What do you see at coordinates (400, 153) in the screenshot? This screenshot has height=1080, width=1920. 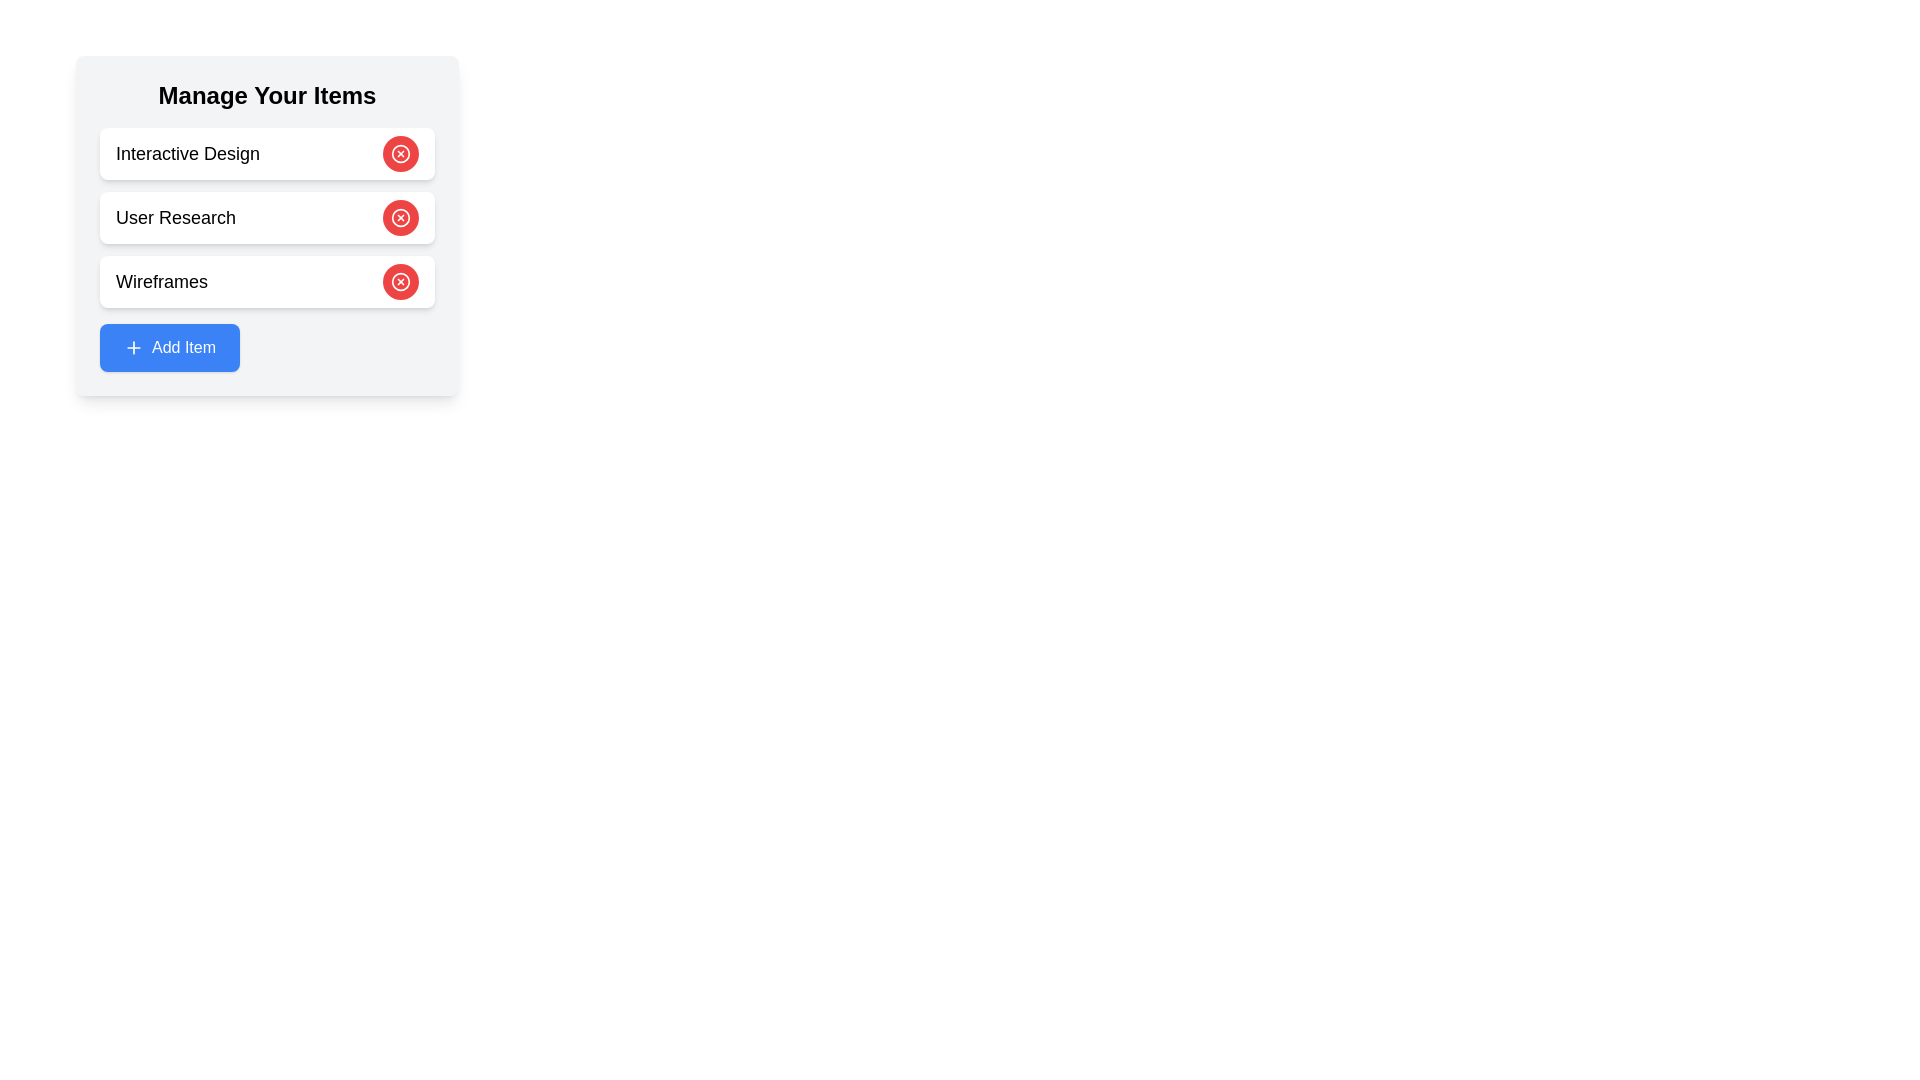 I see `'Remove' button for the item with content Interactive Design` at bounding box center [400, 153].